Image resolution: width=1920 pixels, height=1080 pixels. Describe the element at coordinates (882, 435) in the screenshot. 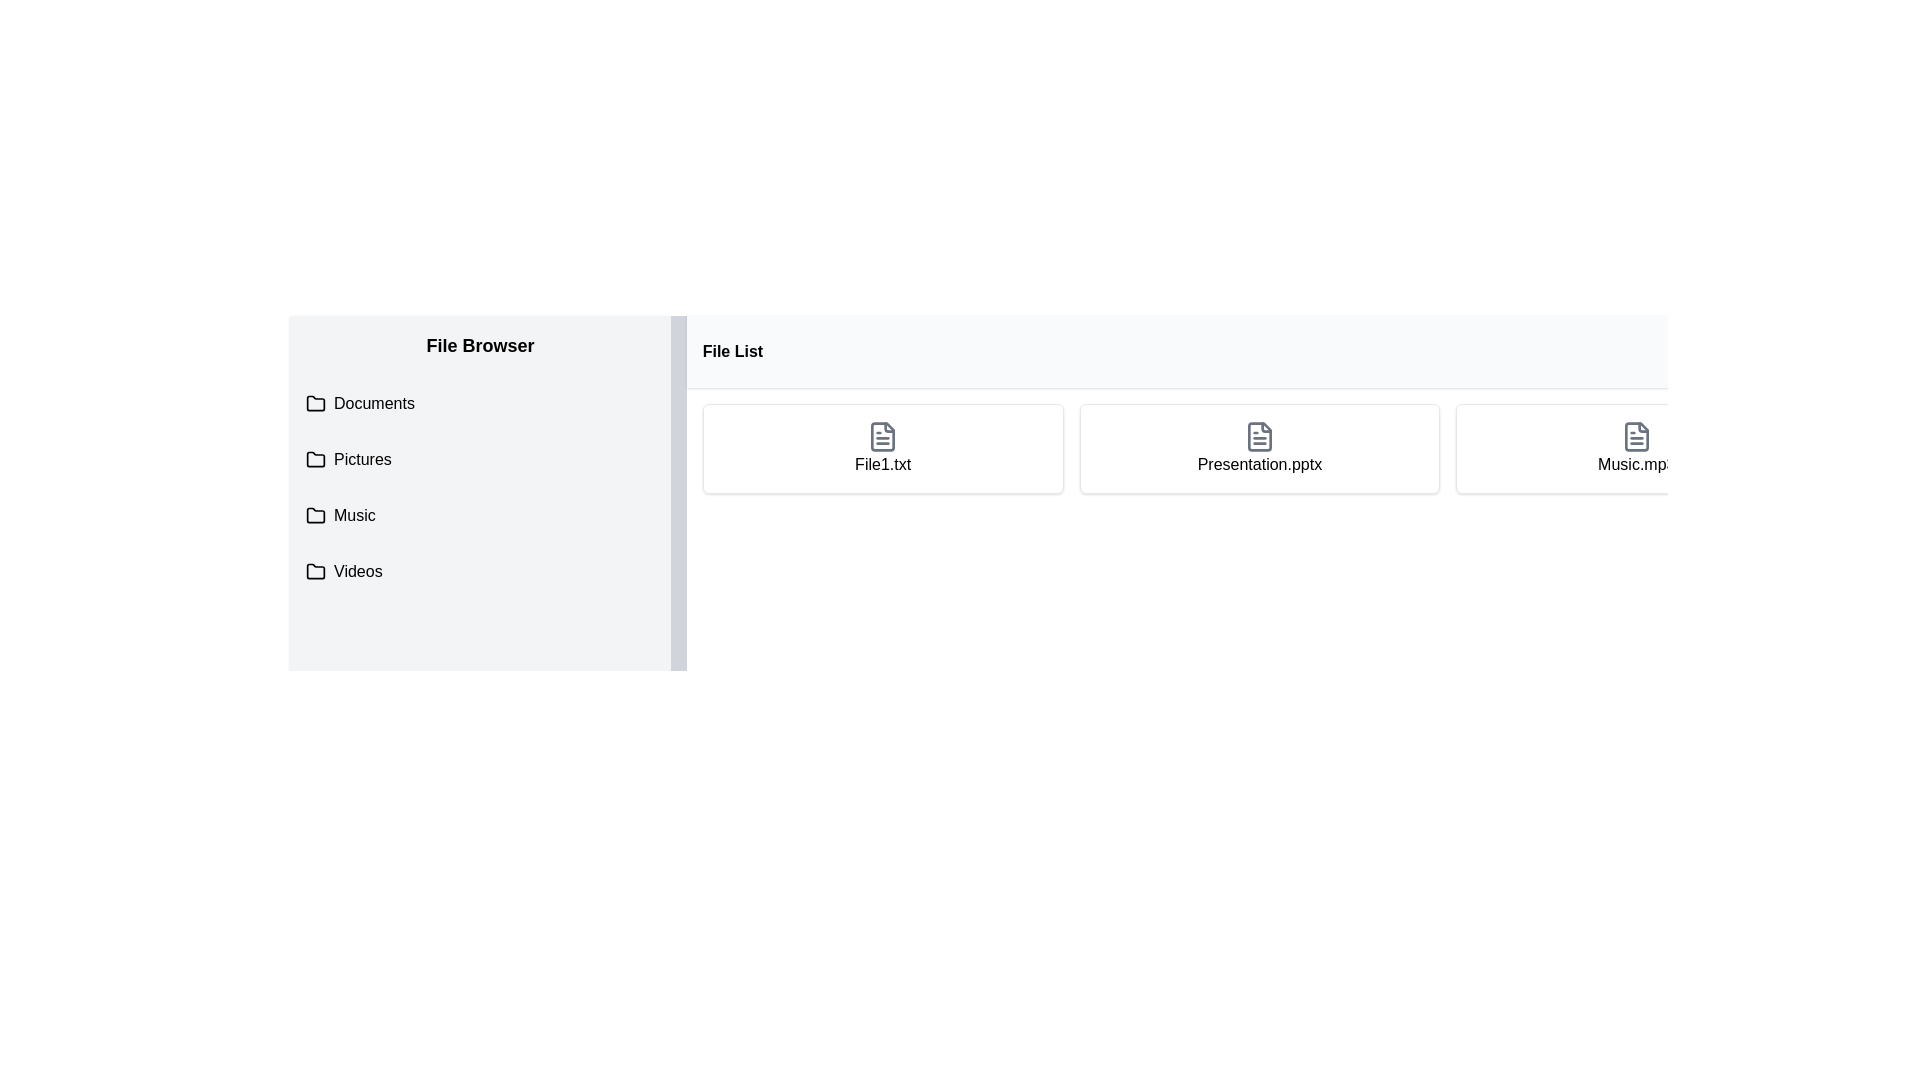

I see `the file document icon with a gray outline and white fill, which is located above the text 'File1.txt'` at that location.